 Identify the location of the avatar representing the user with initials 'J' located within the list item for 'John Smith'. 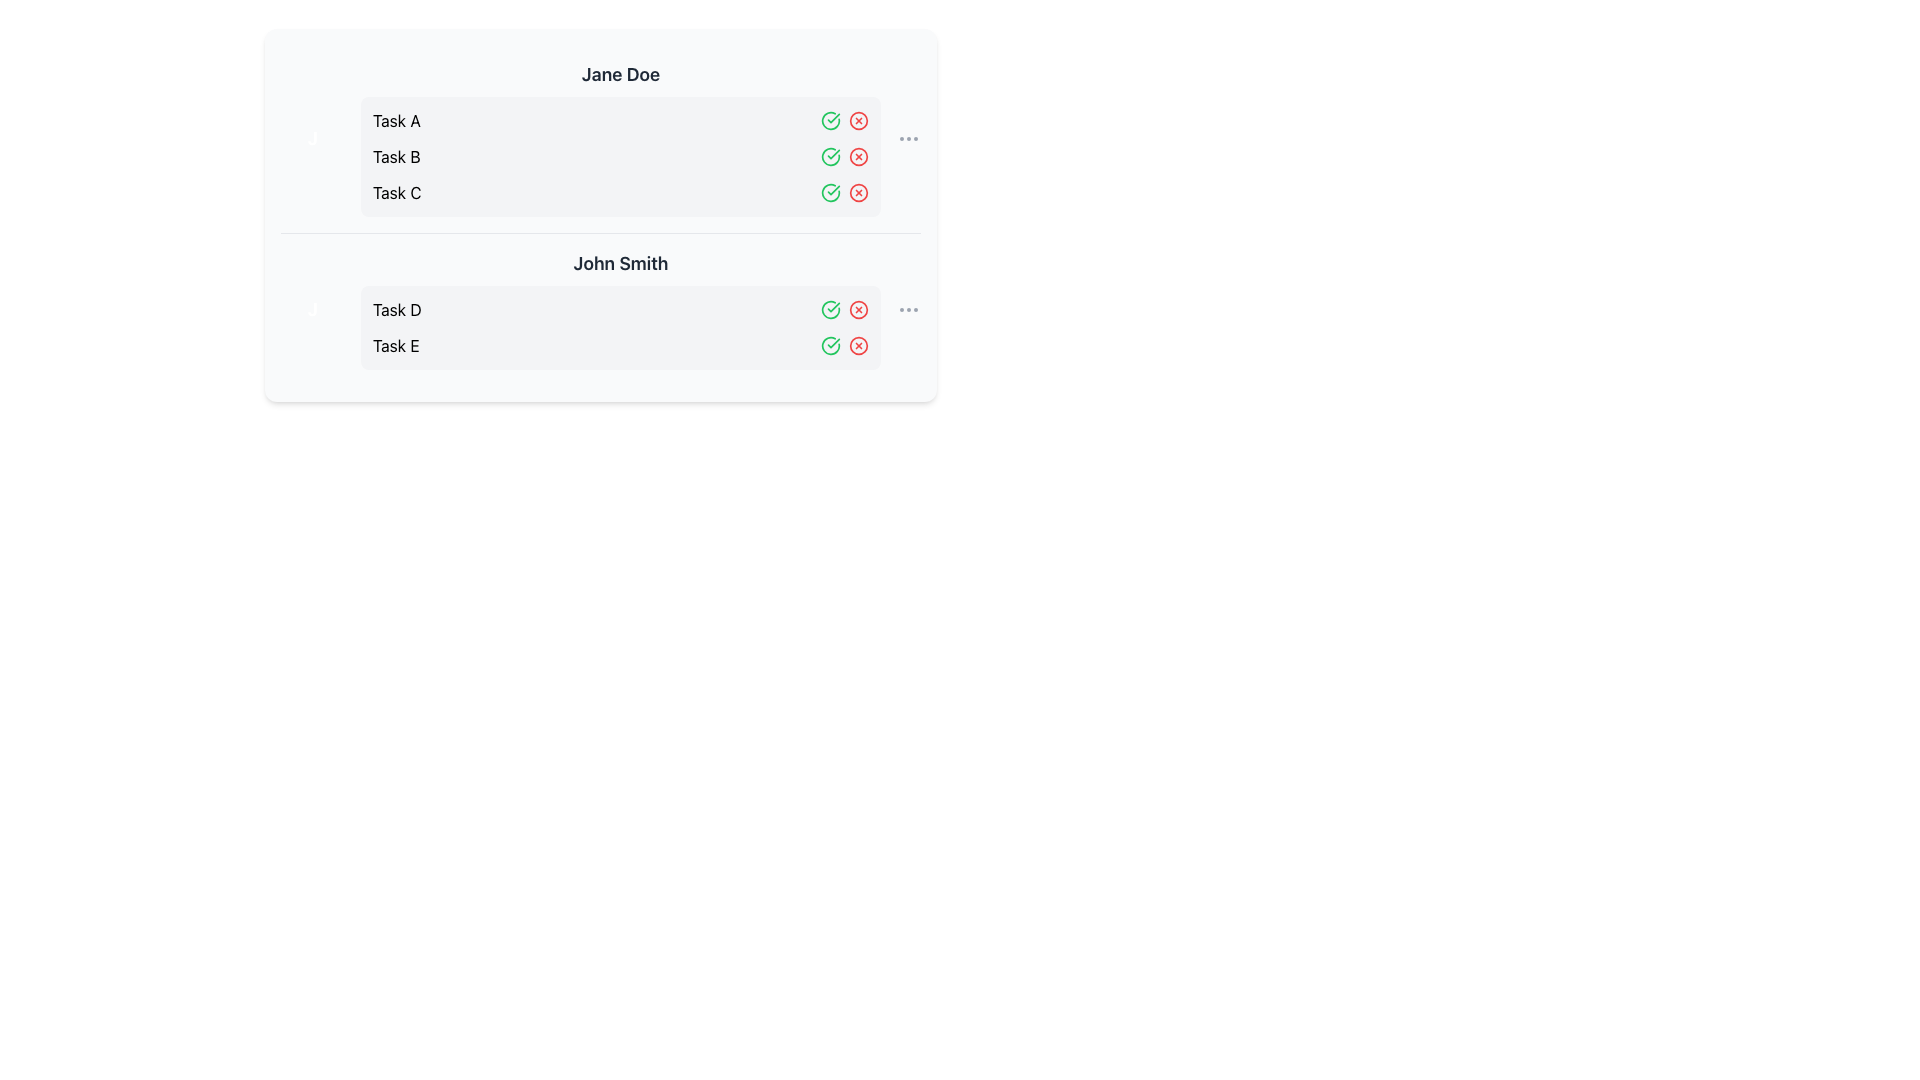
(311, 309).